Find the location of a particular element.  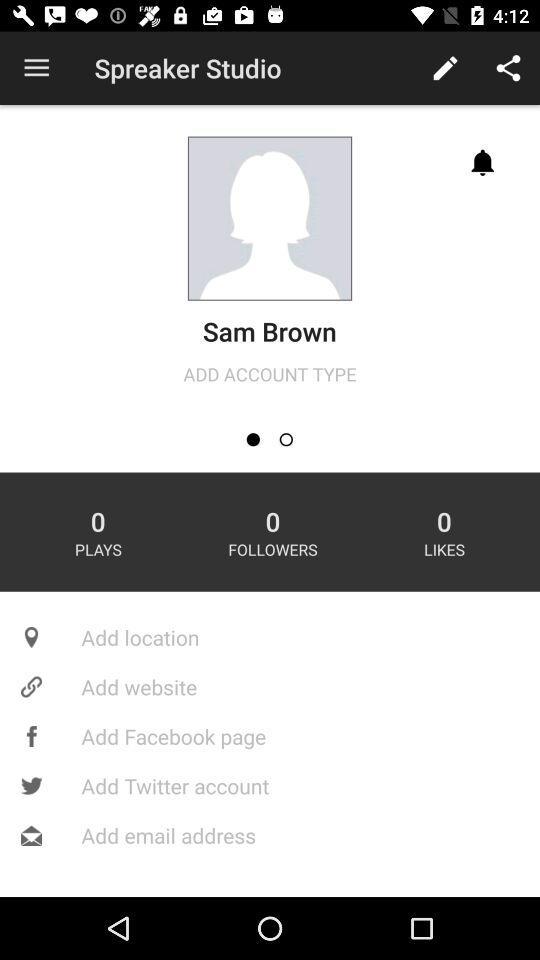

item below add account type is located at coordinates (285, 439).